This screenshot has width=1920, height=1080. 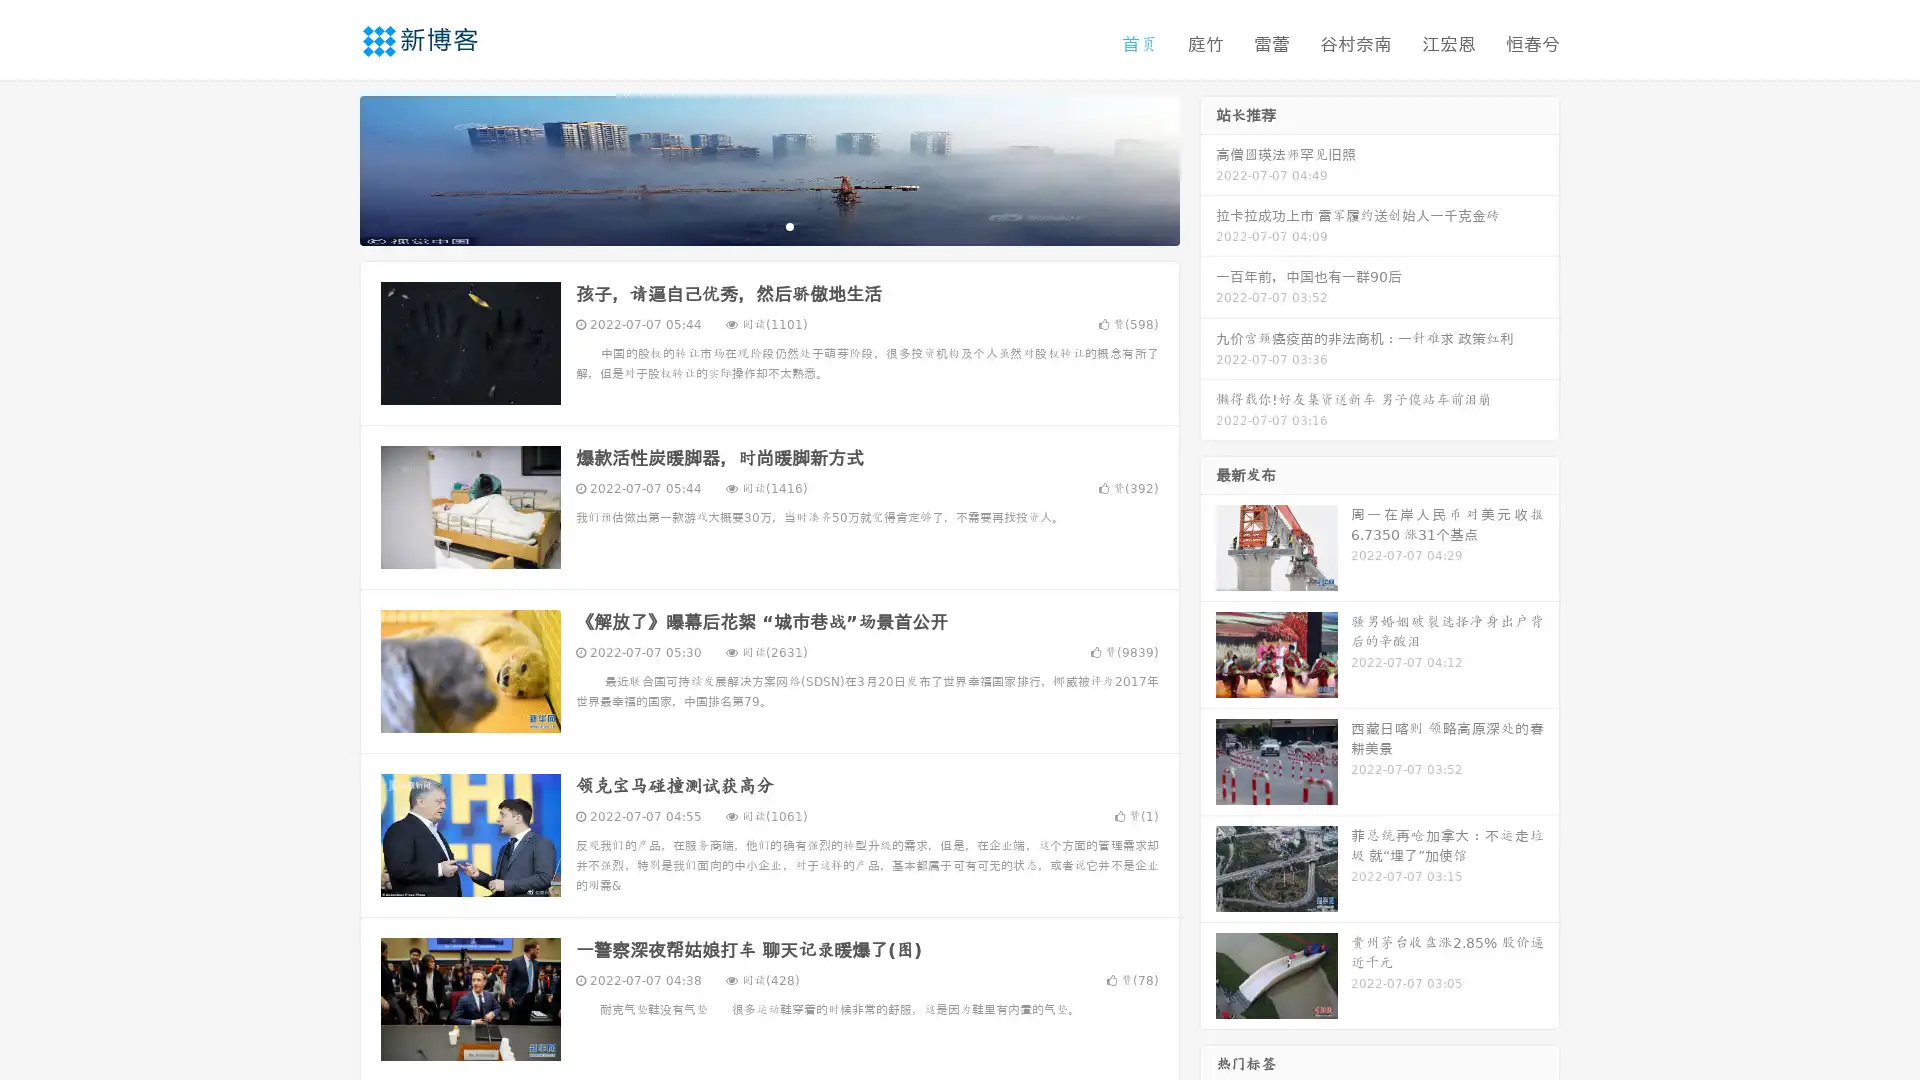 What do you see at coordinates (330, 168) in the screenshot?
I see `Previous slide` at bounding box center [330, 168].